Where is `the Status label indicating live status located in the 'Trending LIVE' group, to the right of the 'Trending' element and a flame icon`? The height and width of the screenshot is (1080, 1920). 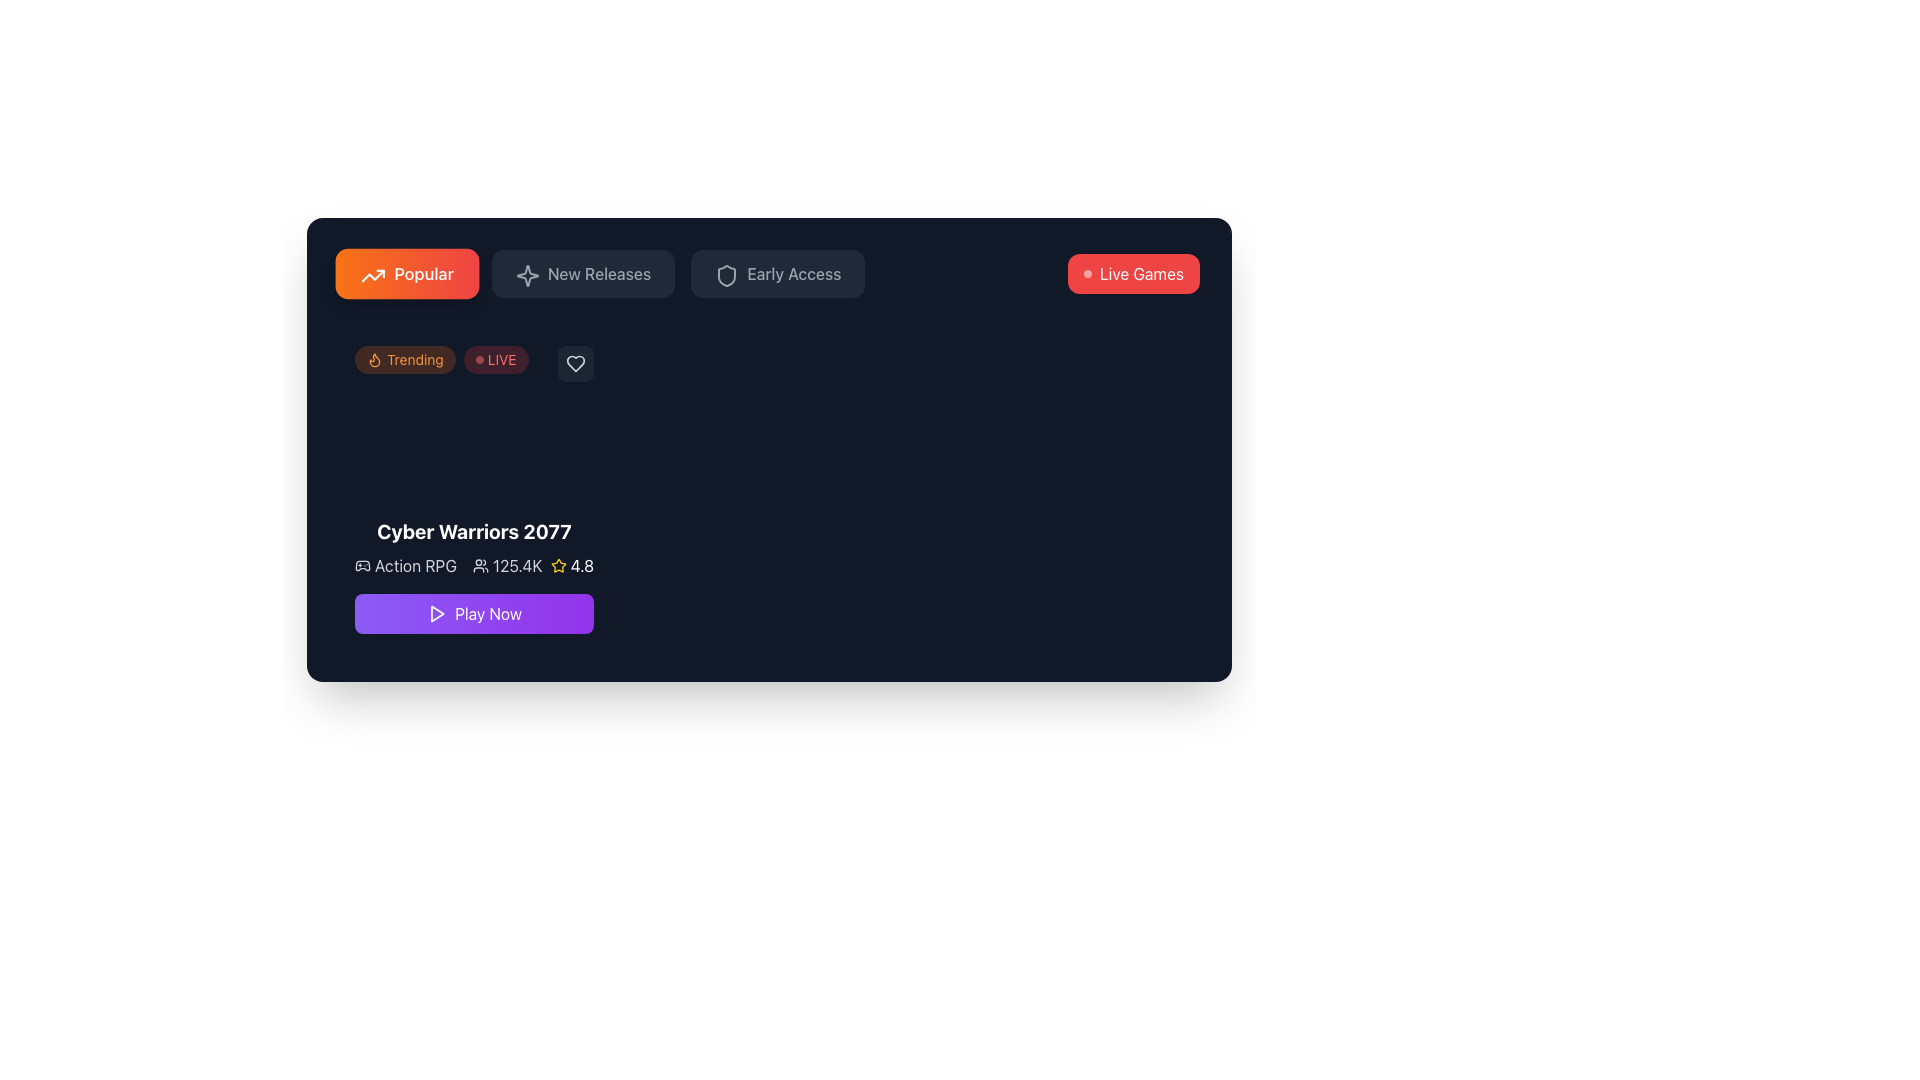
the Status label indicating live status located in the 'Trending LIVE' group, to the right of the 'Trending' element and a flame icon is located at coordinates (496, 358).